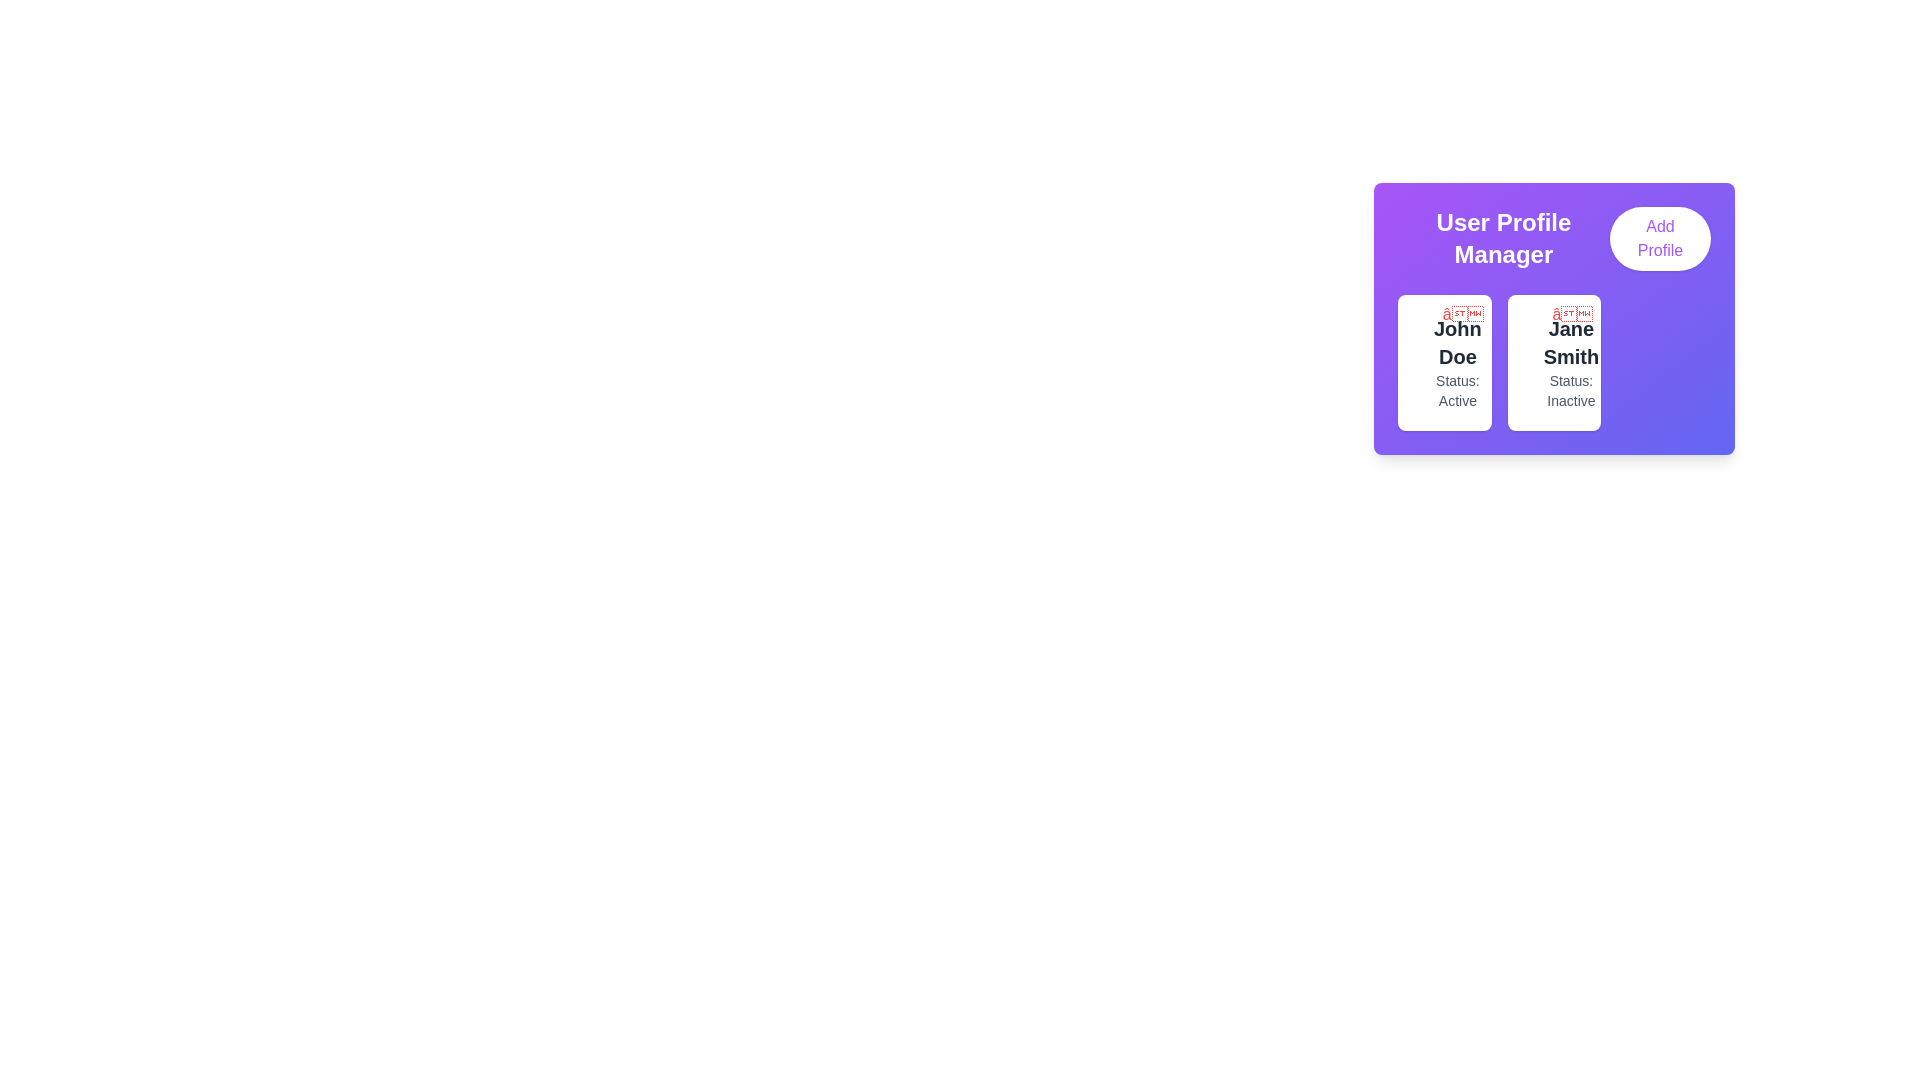 The height and width of the screenshot is (1080, 1920). Describe the element at coordinates (1570, 362) in the screenshot. I see `the user-specific information Text Display, which is located in the second card from the left in the row of user profiles, showing the user's name and status` at that location.